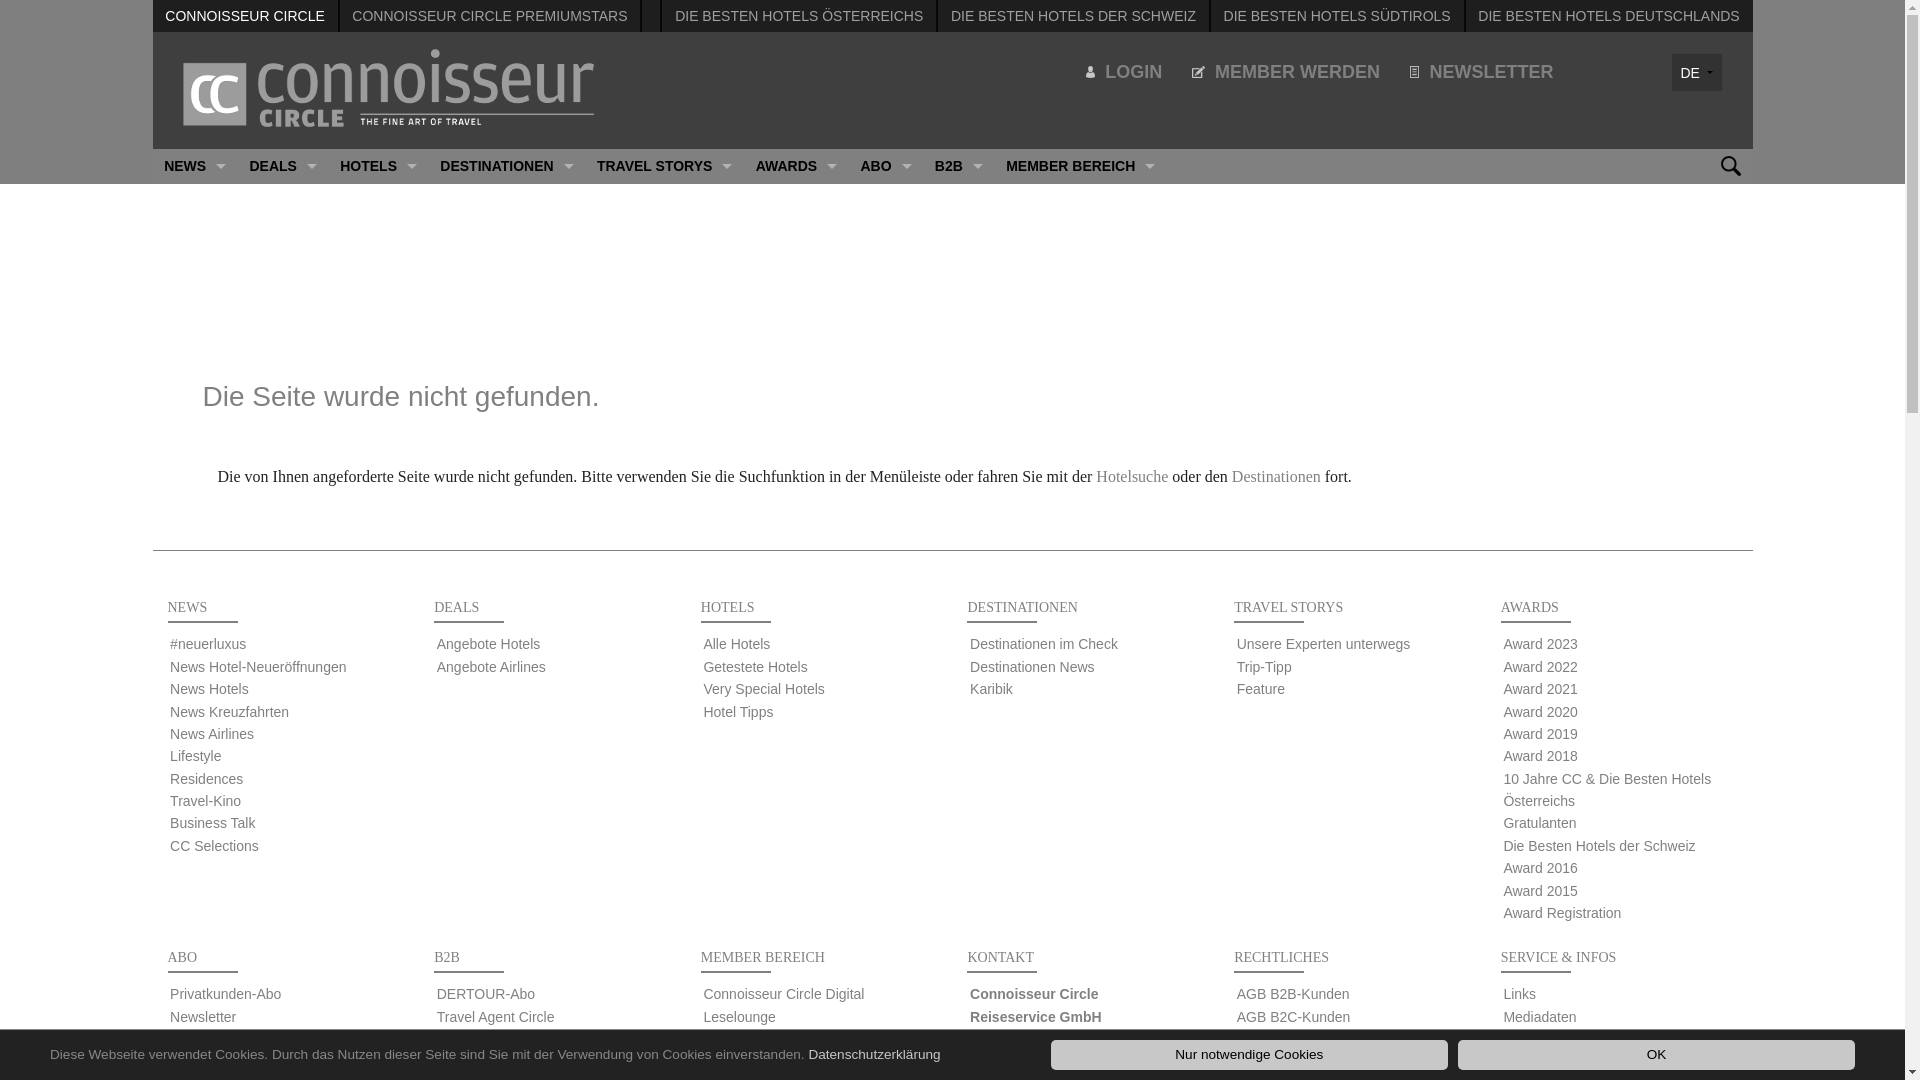  I want to click on 'DIE BESTEN HOTELS DER SCHWEIZ', so click(1072, 15).